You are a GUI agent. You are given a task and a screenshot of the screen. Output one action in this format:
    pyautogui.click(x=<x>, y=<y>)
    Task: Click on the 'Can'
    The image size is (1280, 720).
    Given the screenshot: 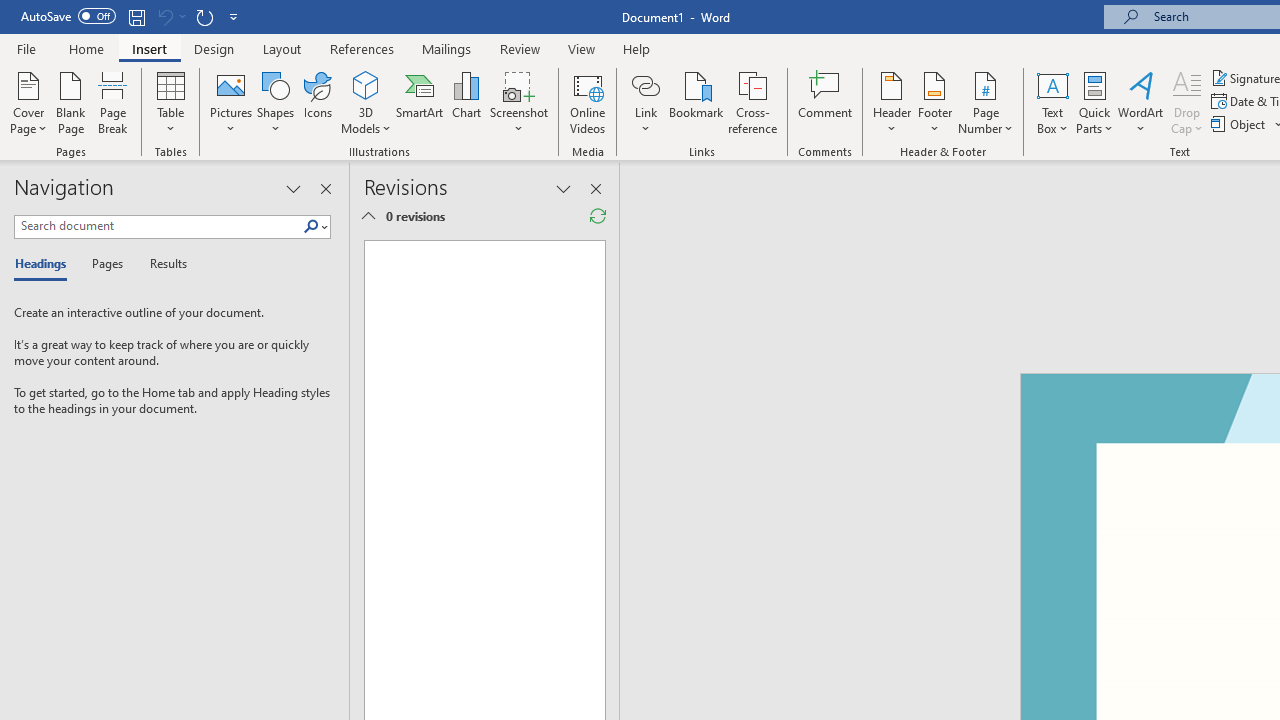 What is the action you would take?
    pyautogui.click(x=170, y=16)
    